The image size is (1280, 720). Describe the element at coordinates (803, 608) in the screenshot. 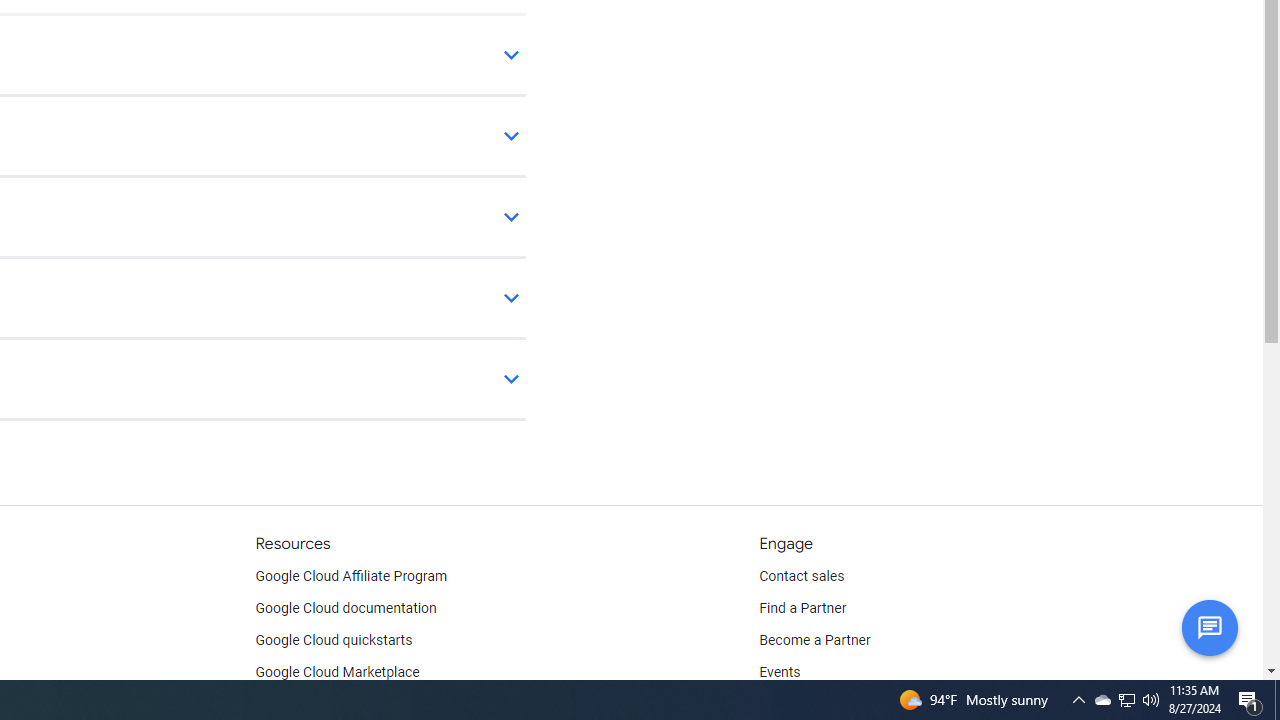

I see `'Find a Partner'` at that location.